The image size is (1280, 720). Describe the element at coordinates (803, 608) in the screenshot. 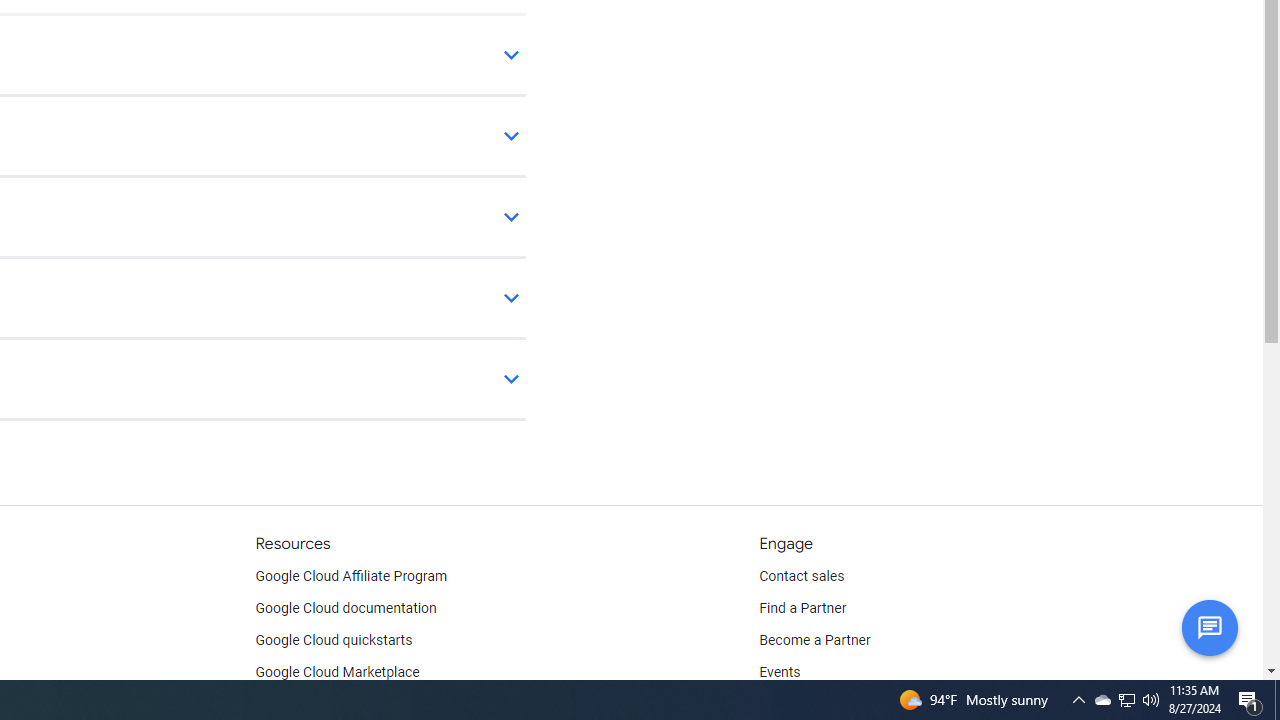

I see `'Find a Partner'` at that location.